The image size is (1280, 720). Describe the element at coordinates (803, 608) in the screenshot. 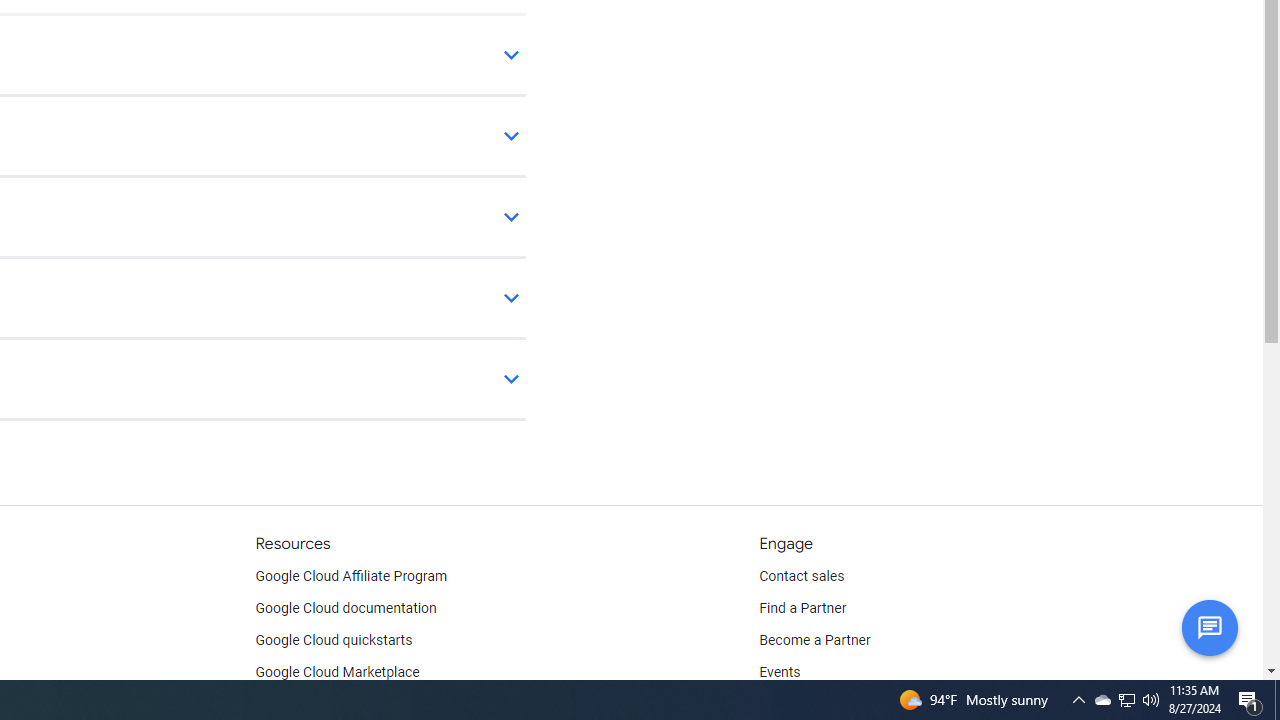

I see `'Find a Partner'` at that location.